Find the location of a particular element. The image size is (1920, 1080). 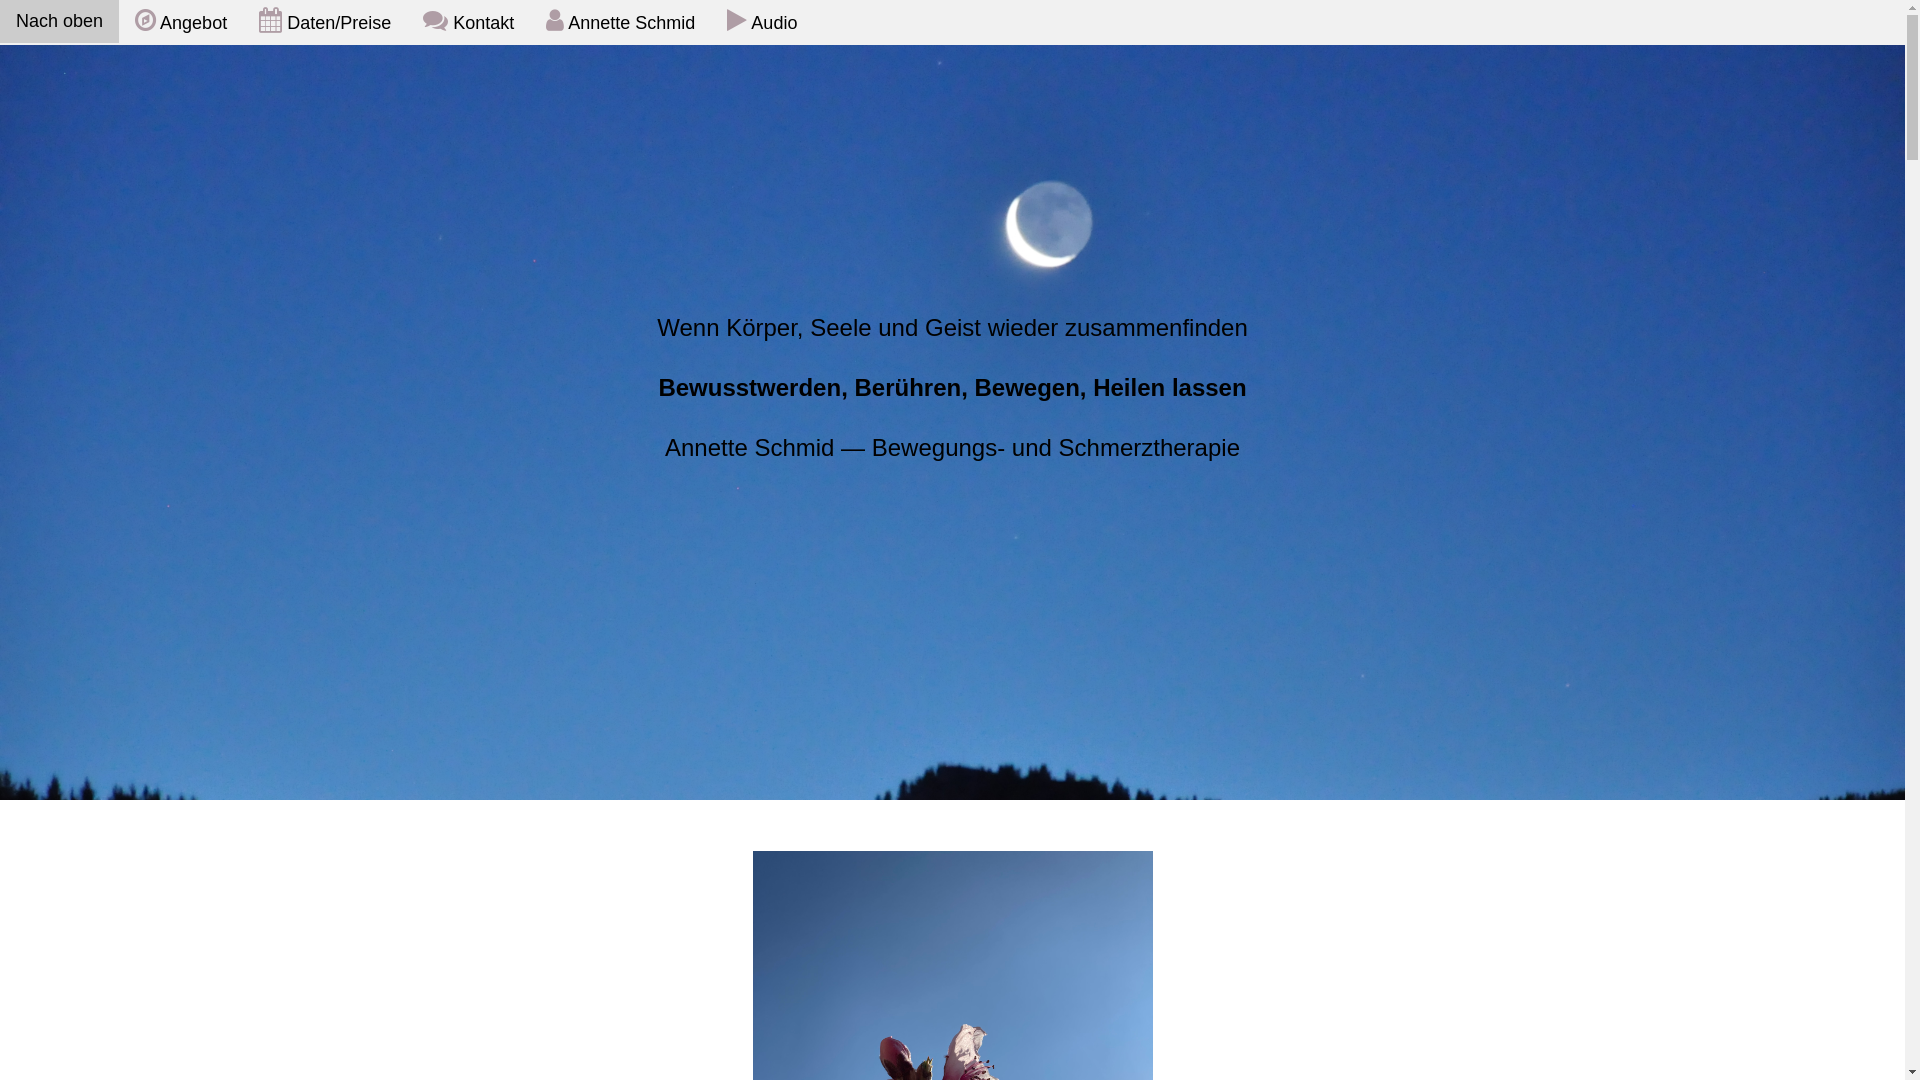

'Kontakt' is located at coordinates (467, 22).